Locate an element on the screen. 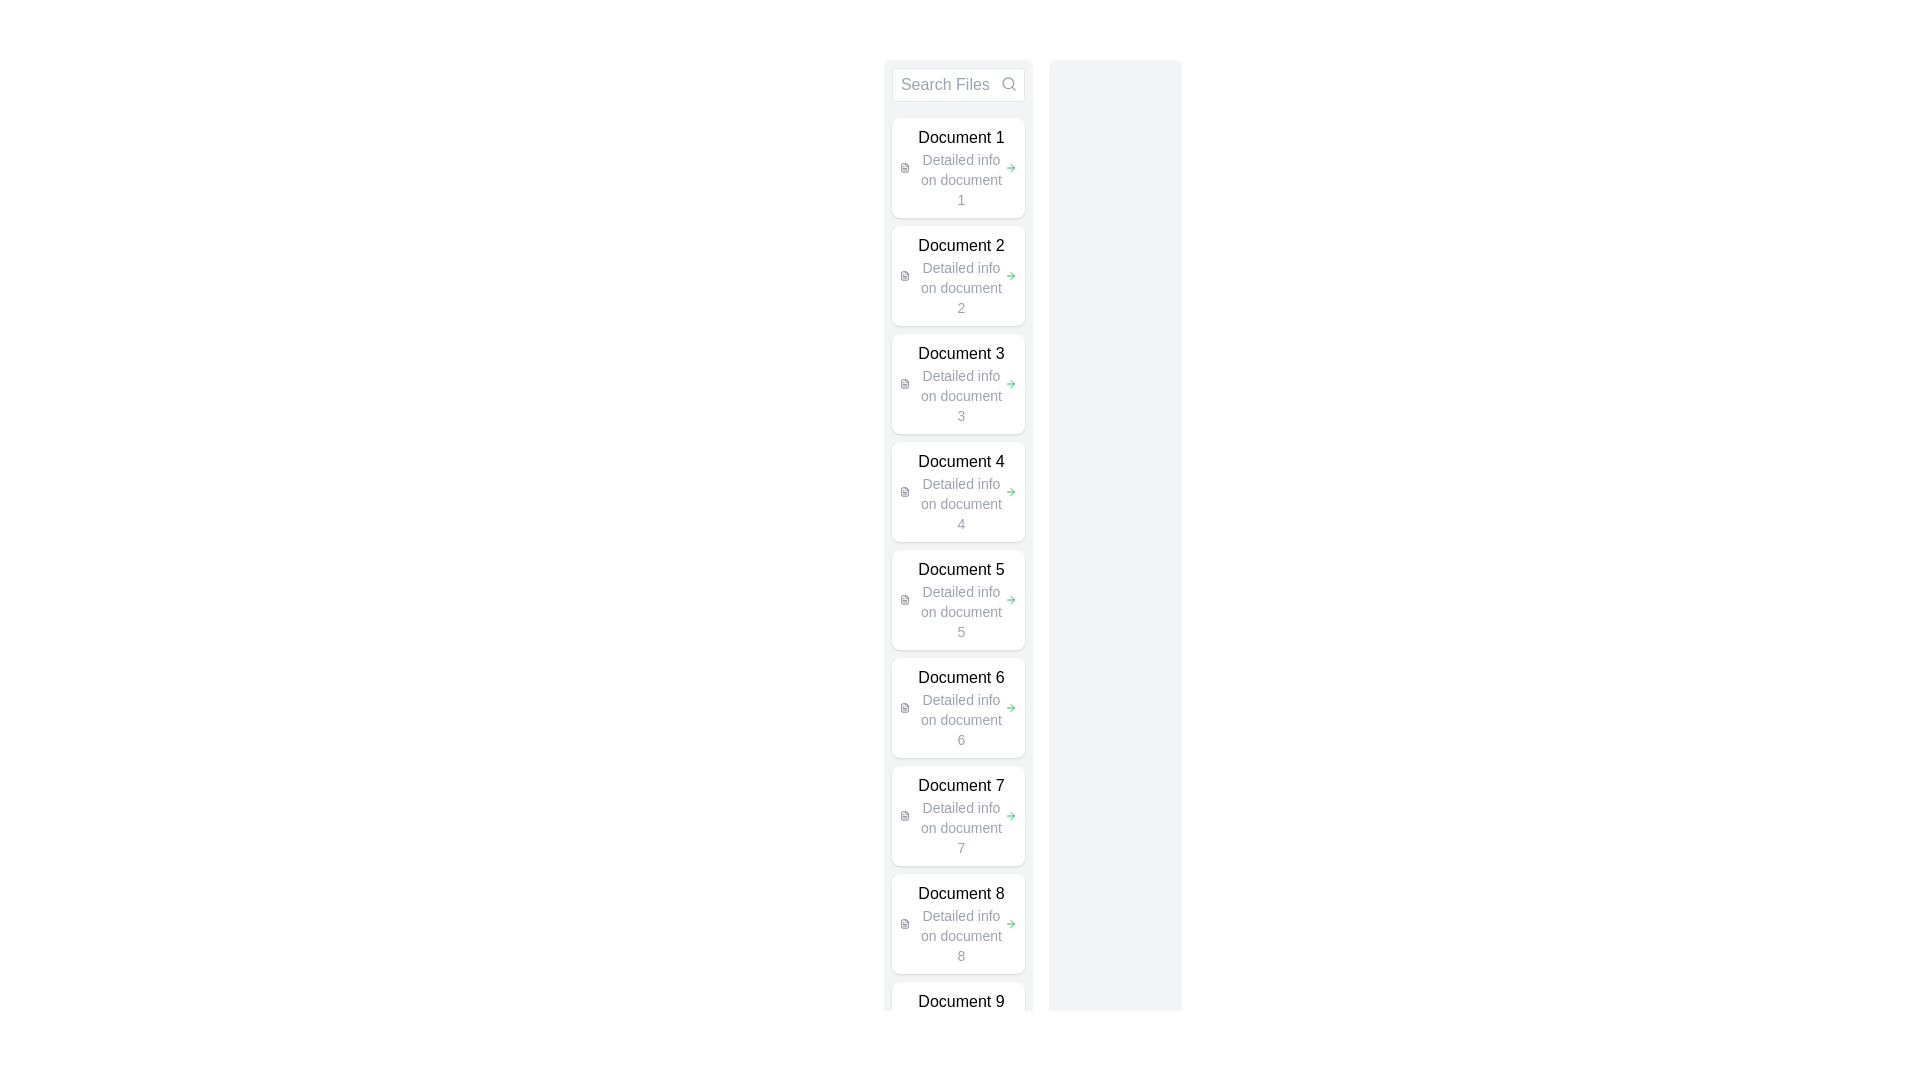 The height and width of the screenshot is (1080, 1920). the informational text element located directly under 'Document 3', which provides additional descriptive information about it is located at coordinates (961, 396).